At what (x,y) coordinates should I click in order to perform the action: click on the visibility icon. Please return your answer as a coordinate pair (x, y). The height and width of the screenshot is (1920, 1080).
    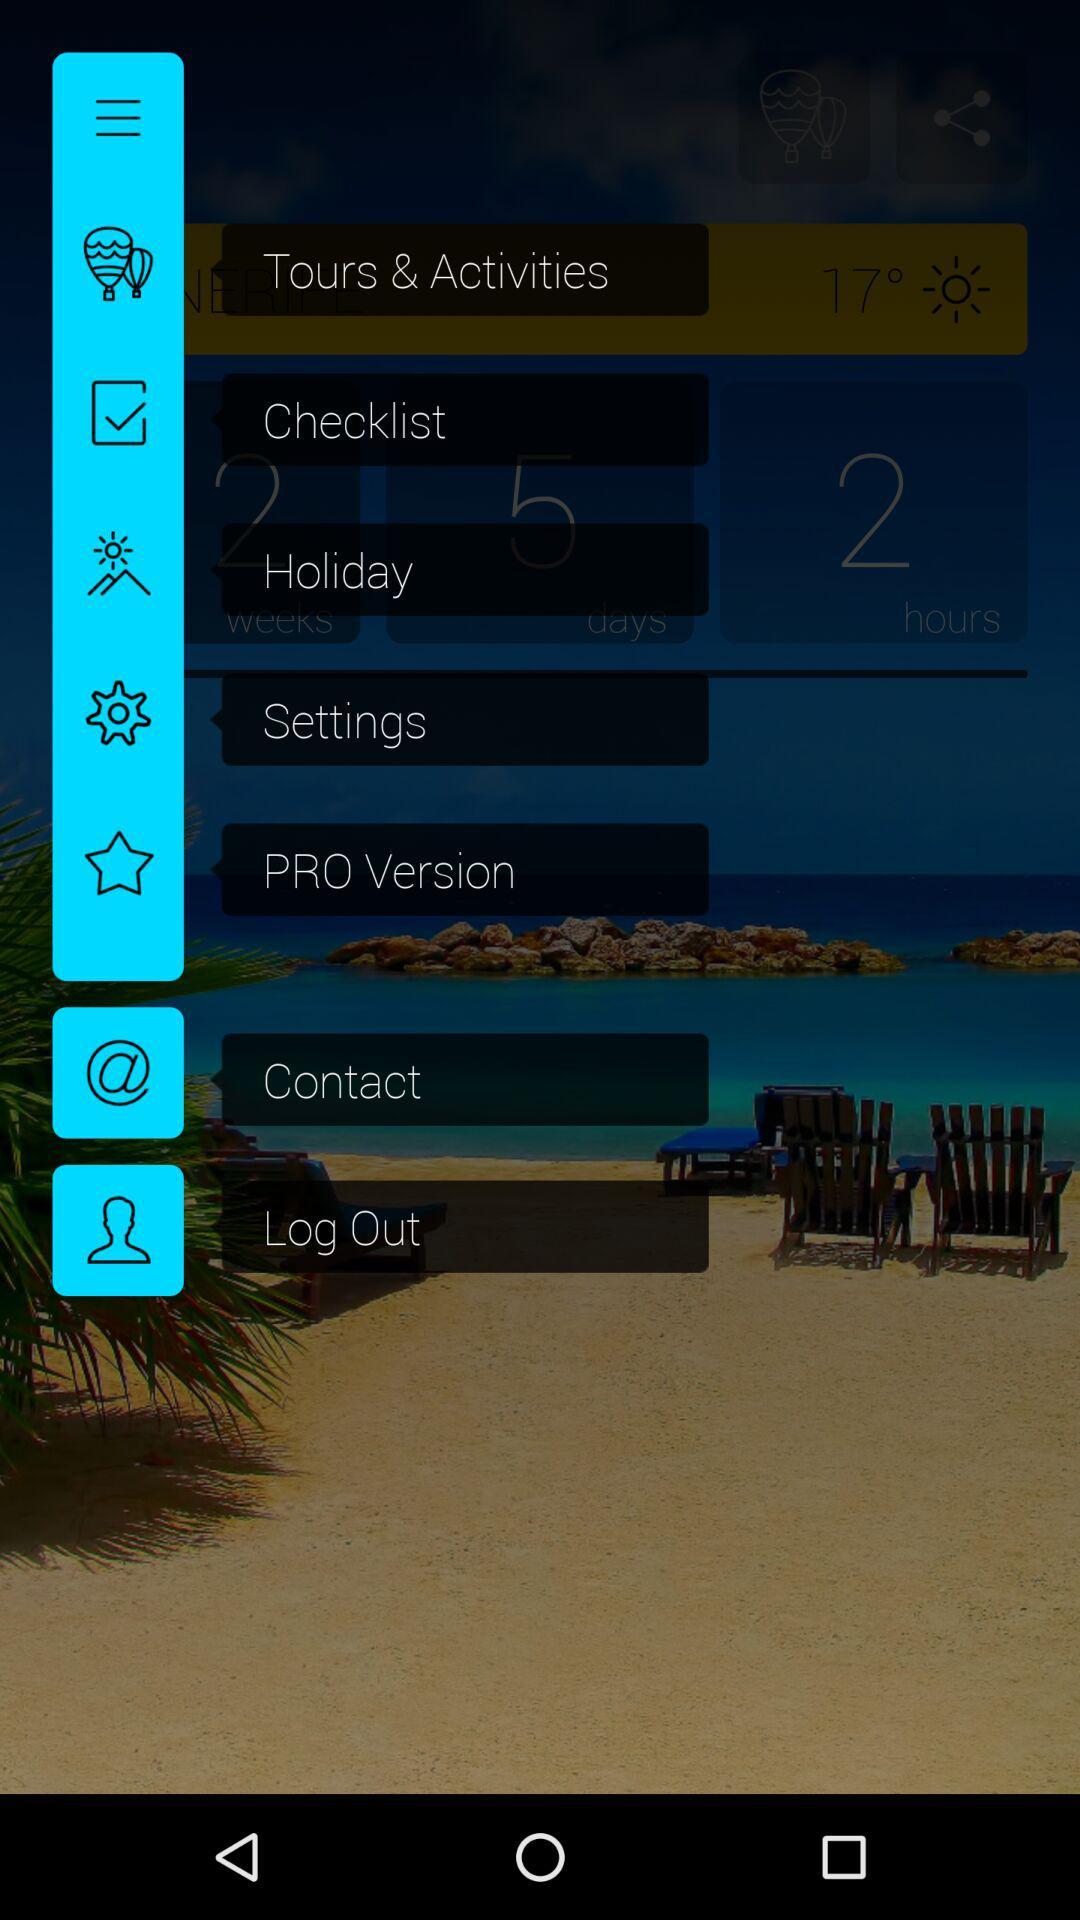
    Looking at the image, I should click on (118, 1071).